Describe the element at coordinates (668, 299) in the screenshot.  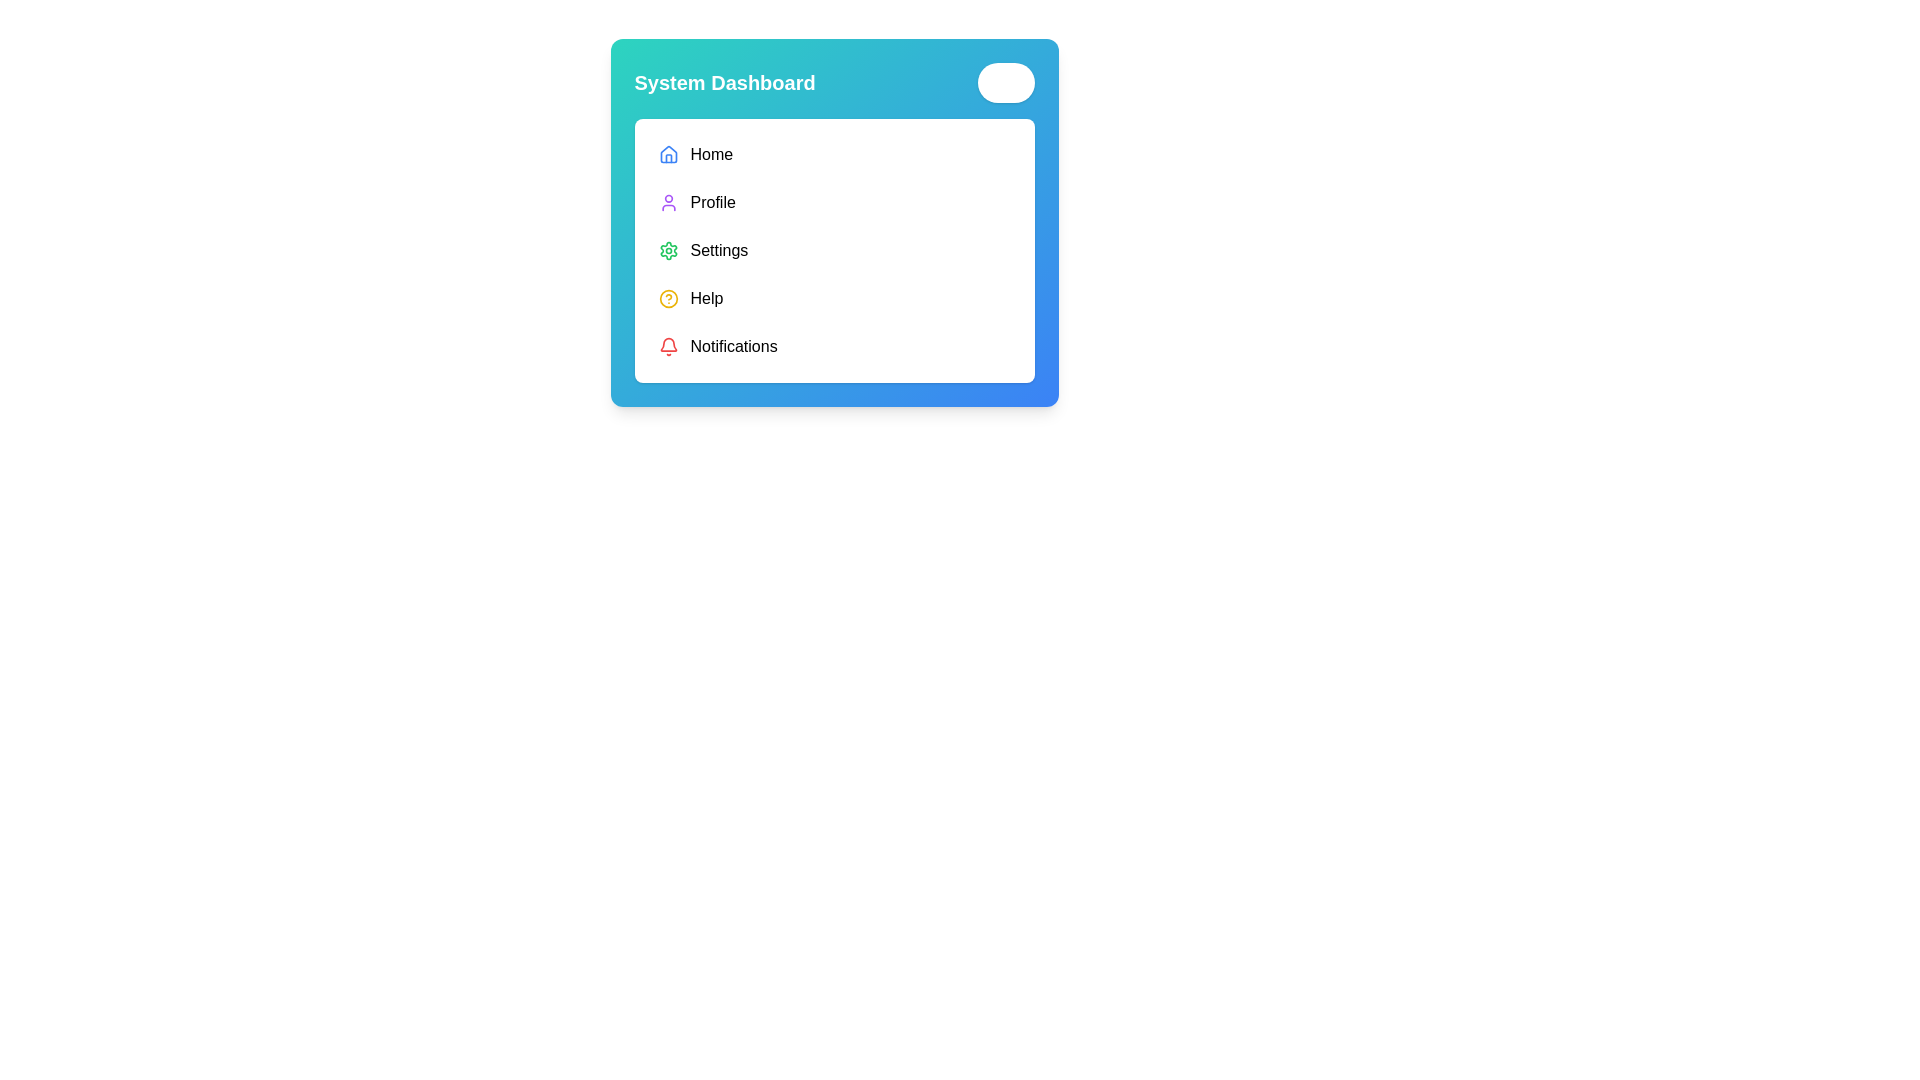
I see `the 'Help' icon in the fourth row of the vertical menu within the 'System Dashboard' panel for clarity` at that location.